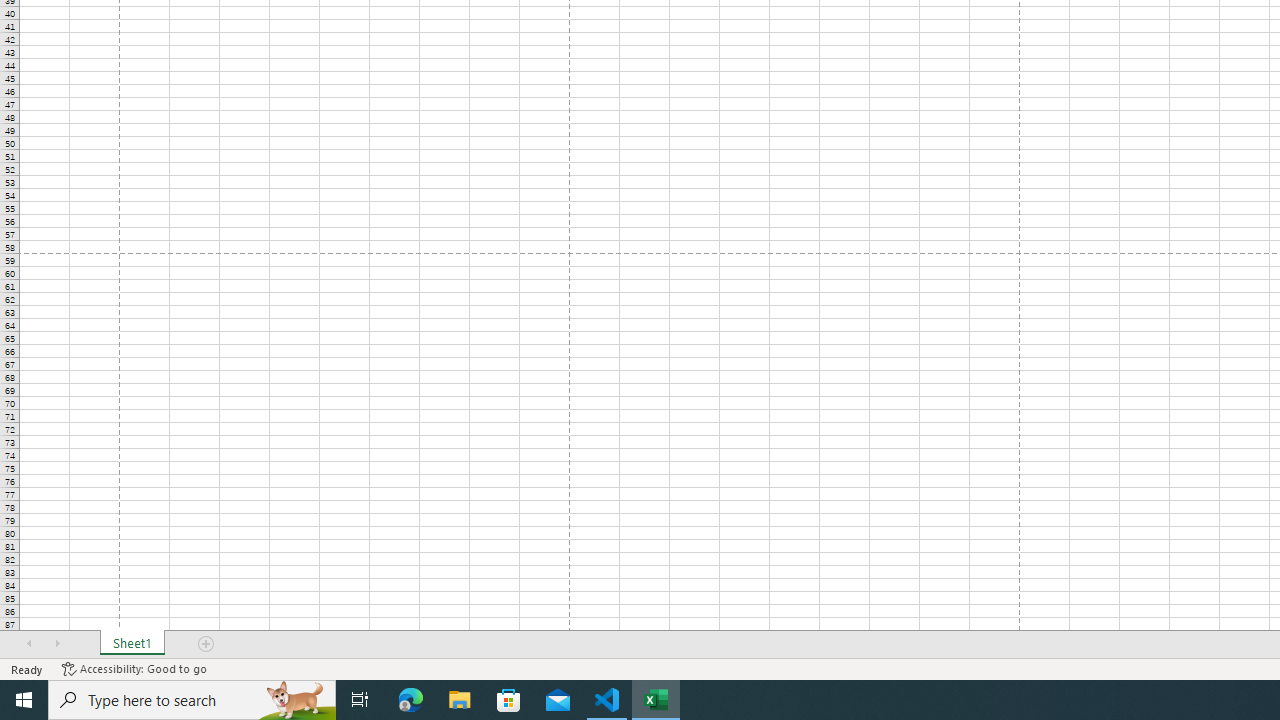 The height and width of the screenshot is (720, 1280). Describe the element at coordinates (131, 644) in the screenshot. I see `'Sheet1'` at that location.